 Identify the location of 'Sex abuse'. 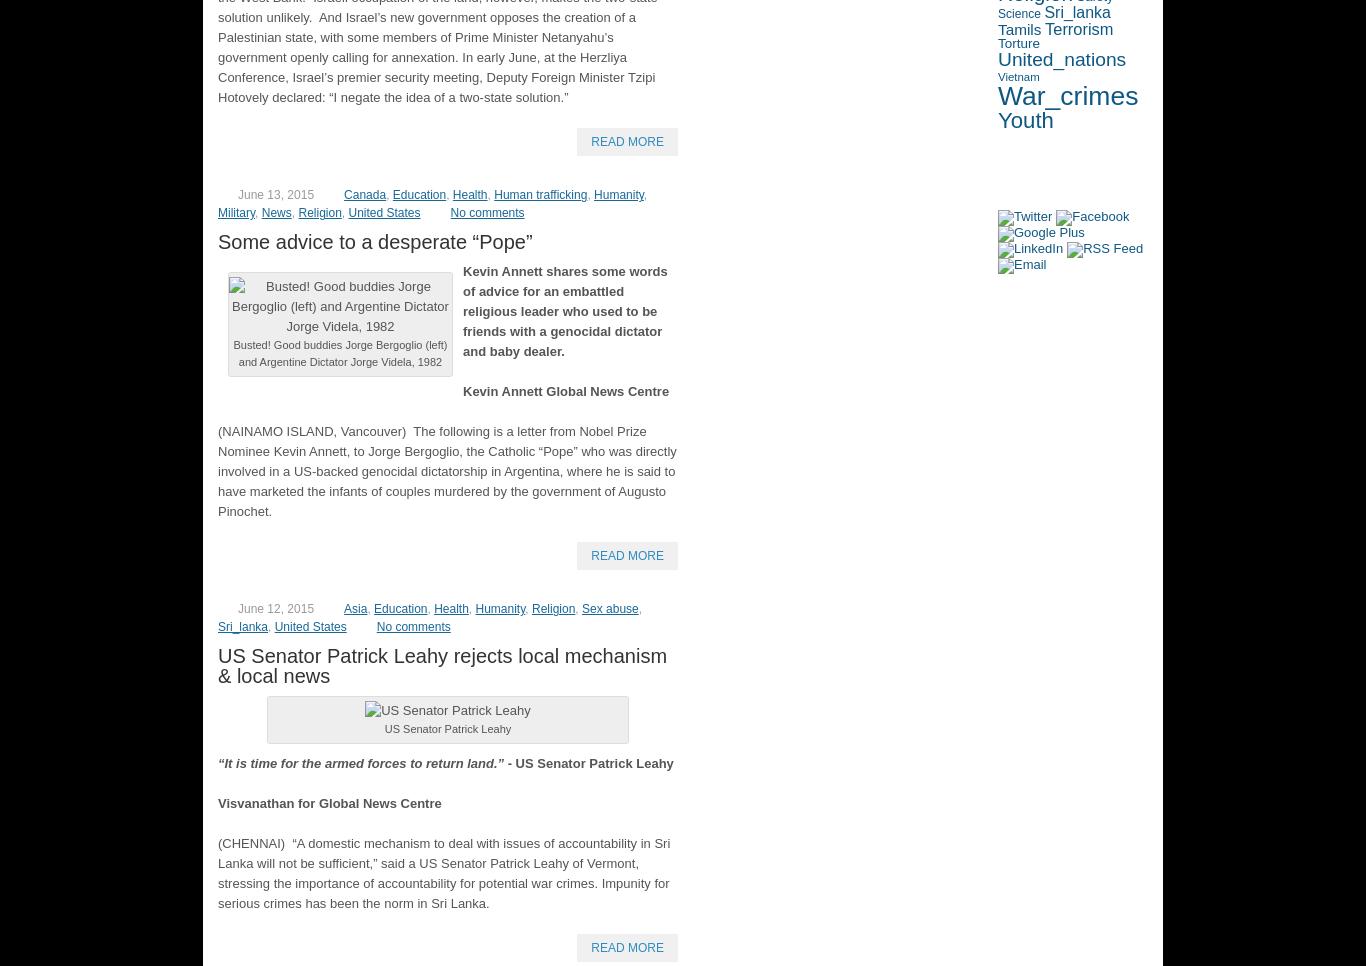
(609, 608).